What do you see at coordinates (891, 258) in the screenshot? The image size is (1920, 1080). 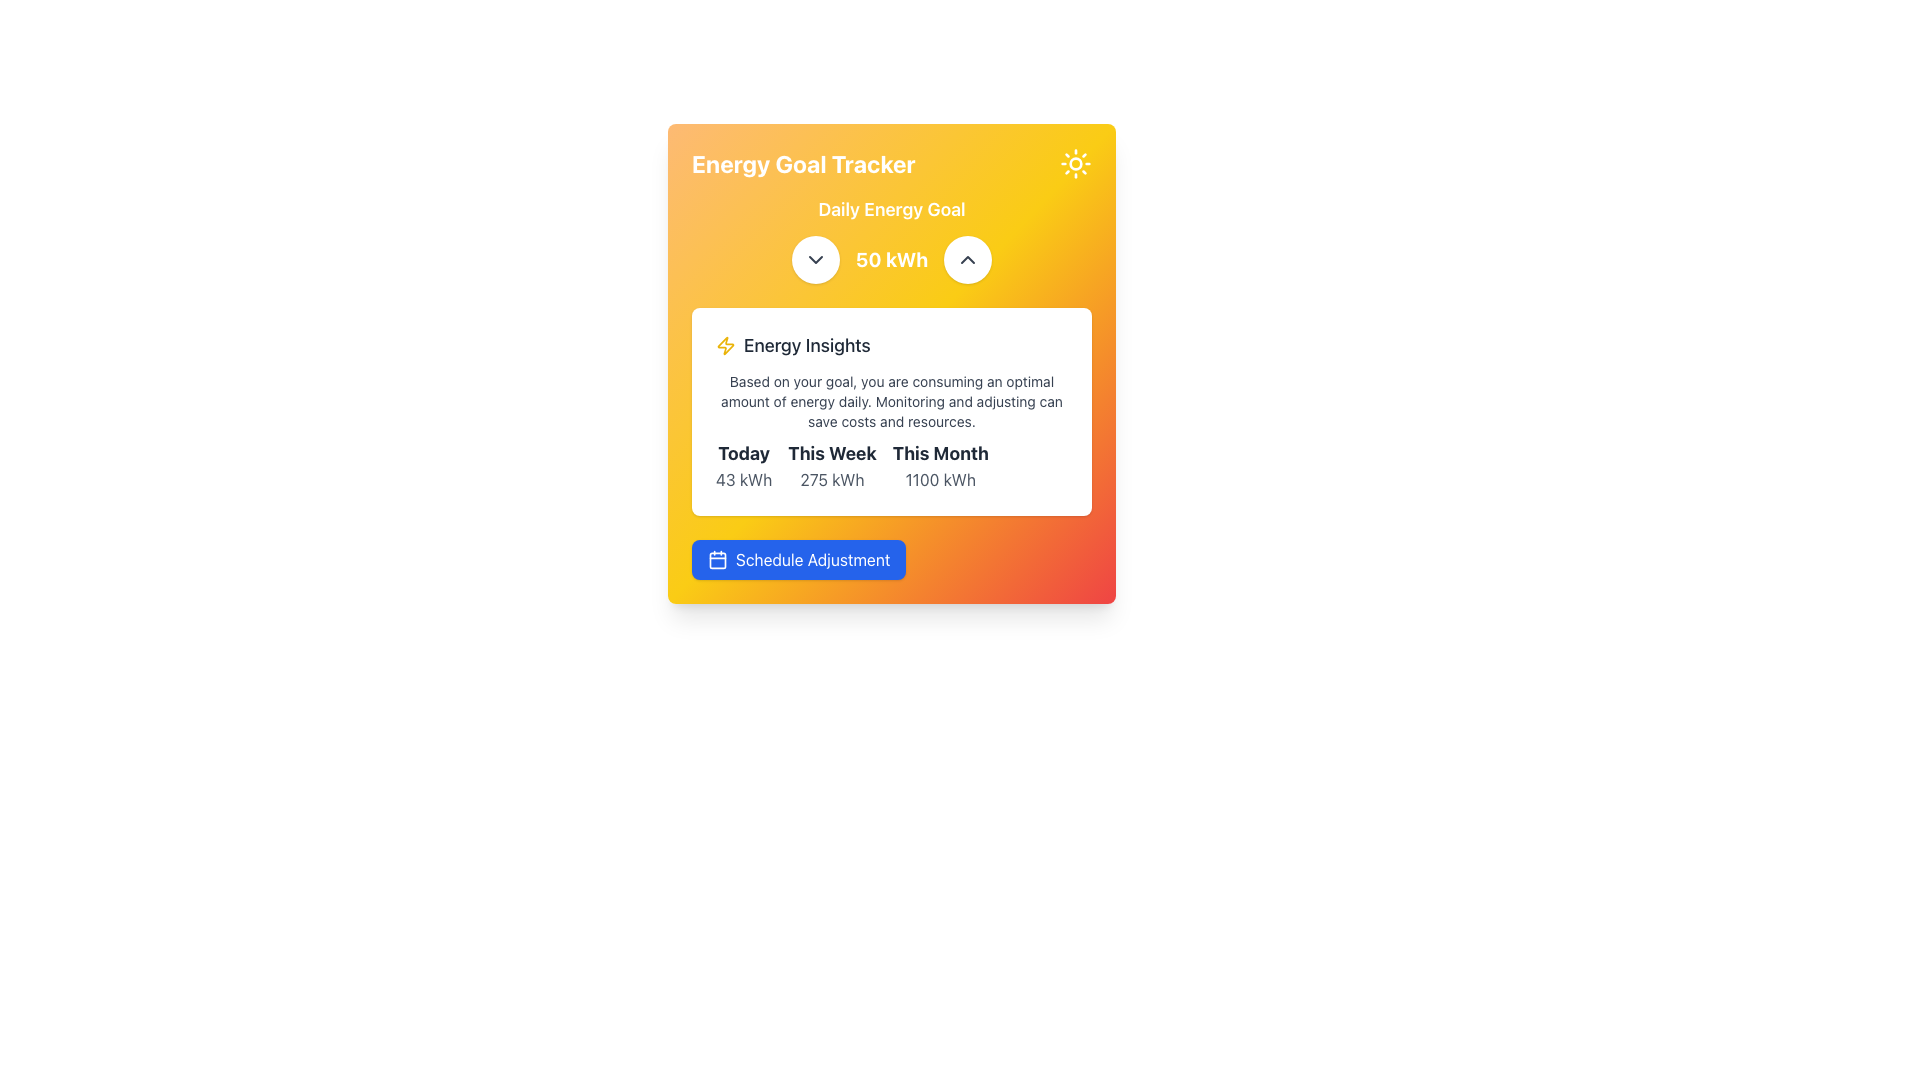 I see `the read-only Text Label that displays the current setting of the daily energy goal, located within the 'Daily Energy Goal' section, between two circular arrow buttons` at bounding box center [891, 258].